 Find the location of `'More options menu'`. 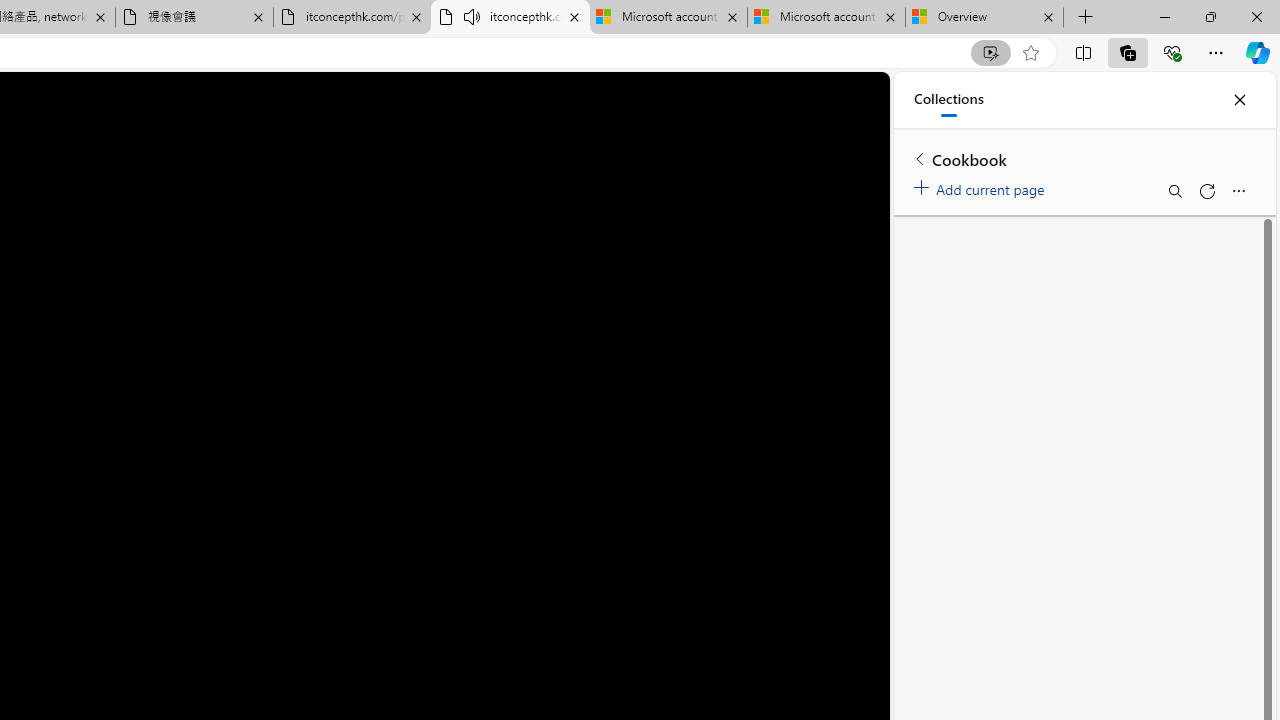

'More options menu' is located at coordinates (1237, 191).